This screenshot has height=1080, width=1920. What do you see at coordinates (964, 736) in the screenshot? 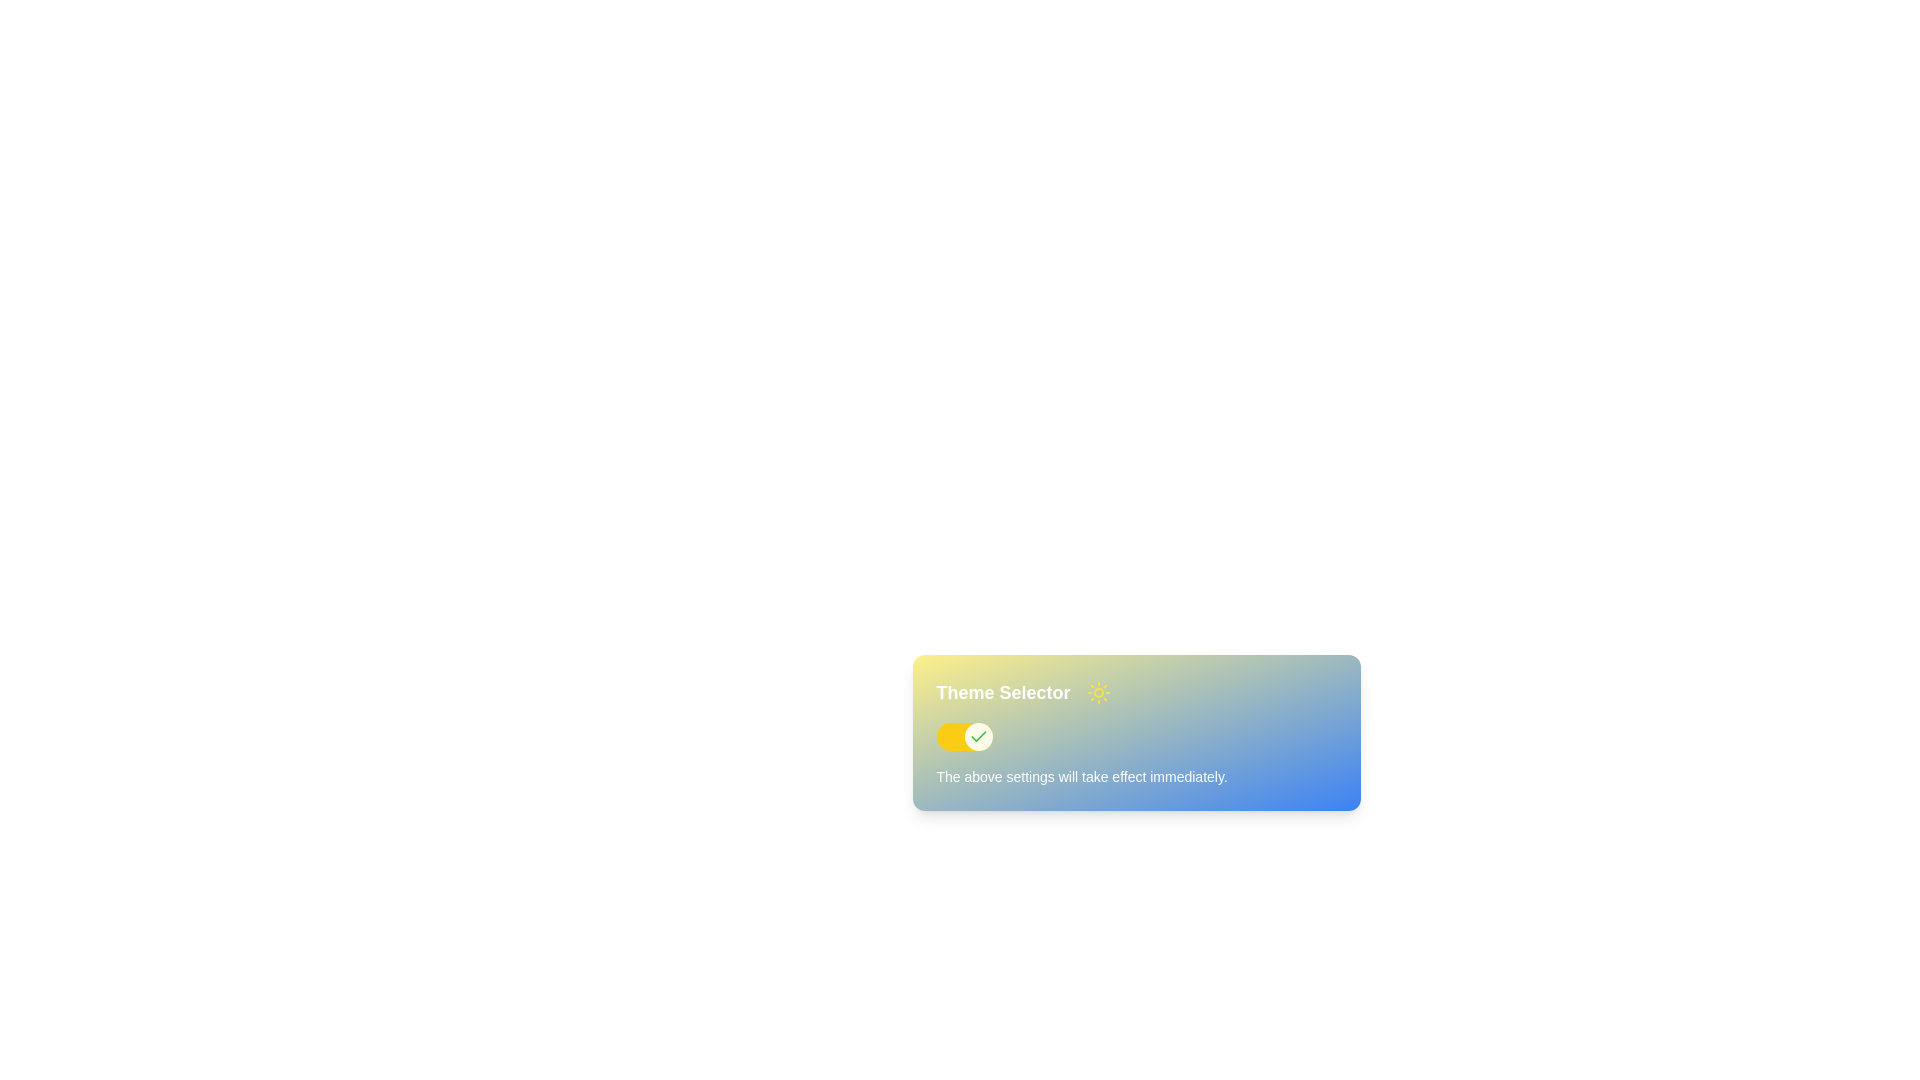
I see `the toggle switch with a rounded yellow background and a white knob containing a green checkmark, located below 'Theme Selector'` at bounding box center [964, 736].